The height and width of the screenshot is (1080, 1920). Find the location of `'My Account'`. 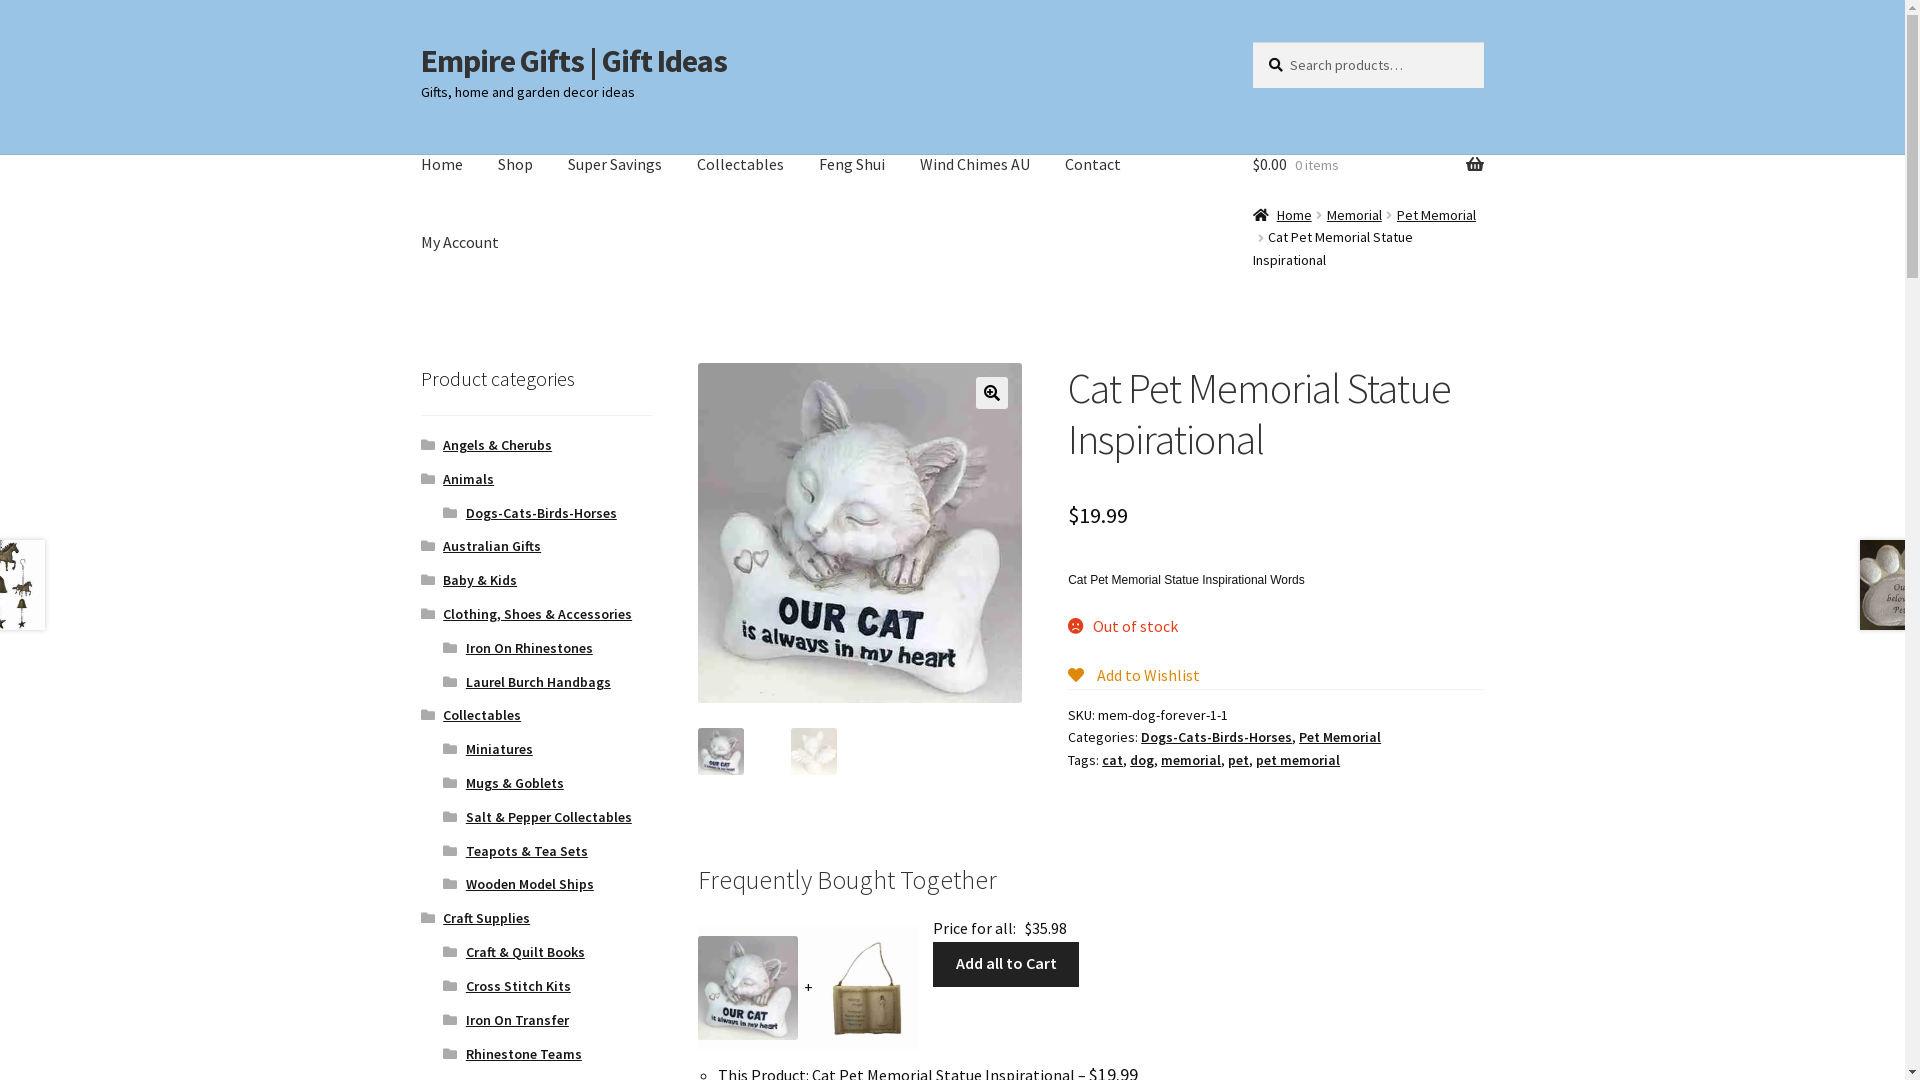

'My Account' is located at coordinates (459, 242).